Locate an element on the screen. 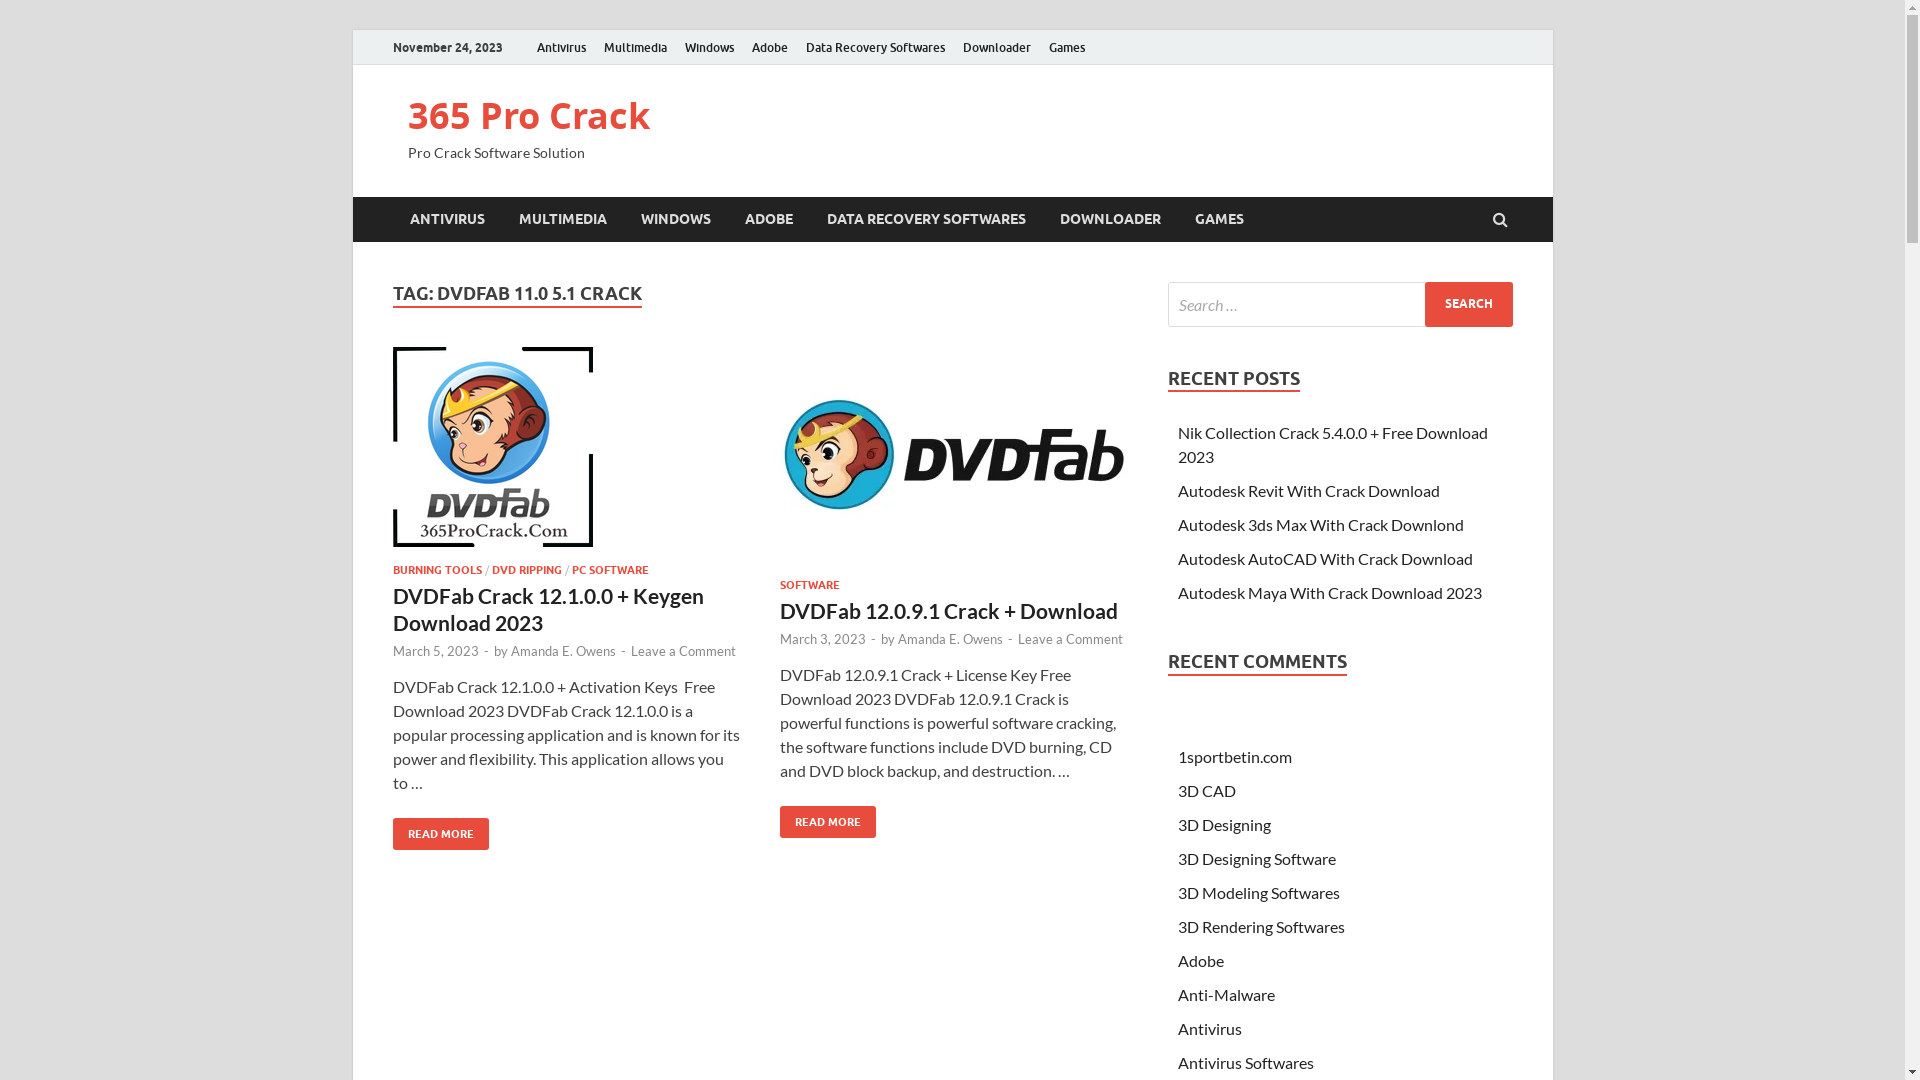  '3D Designing Software' is located at coordinates (1256, 857).